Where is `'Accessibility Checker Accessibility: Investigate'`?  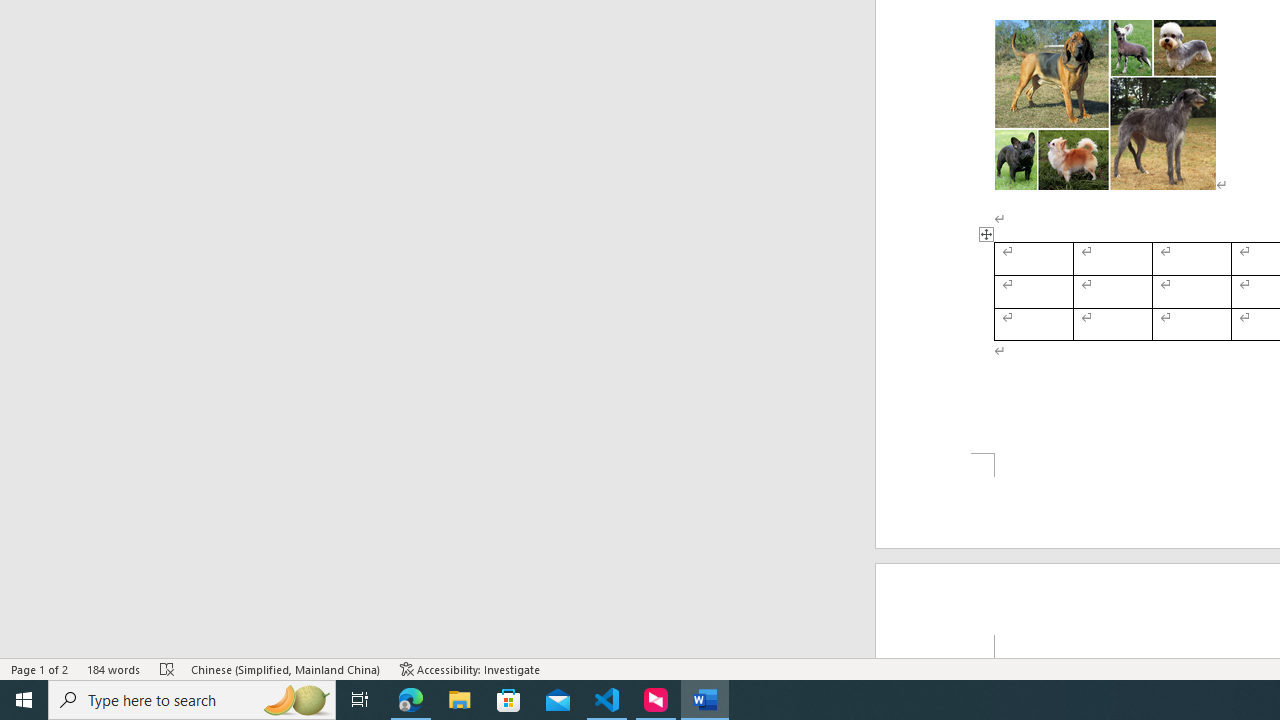
'Accessibility Checker Accessibility: Investigate' is located at coordinates (469, 669).